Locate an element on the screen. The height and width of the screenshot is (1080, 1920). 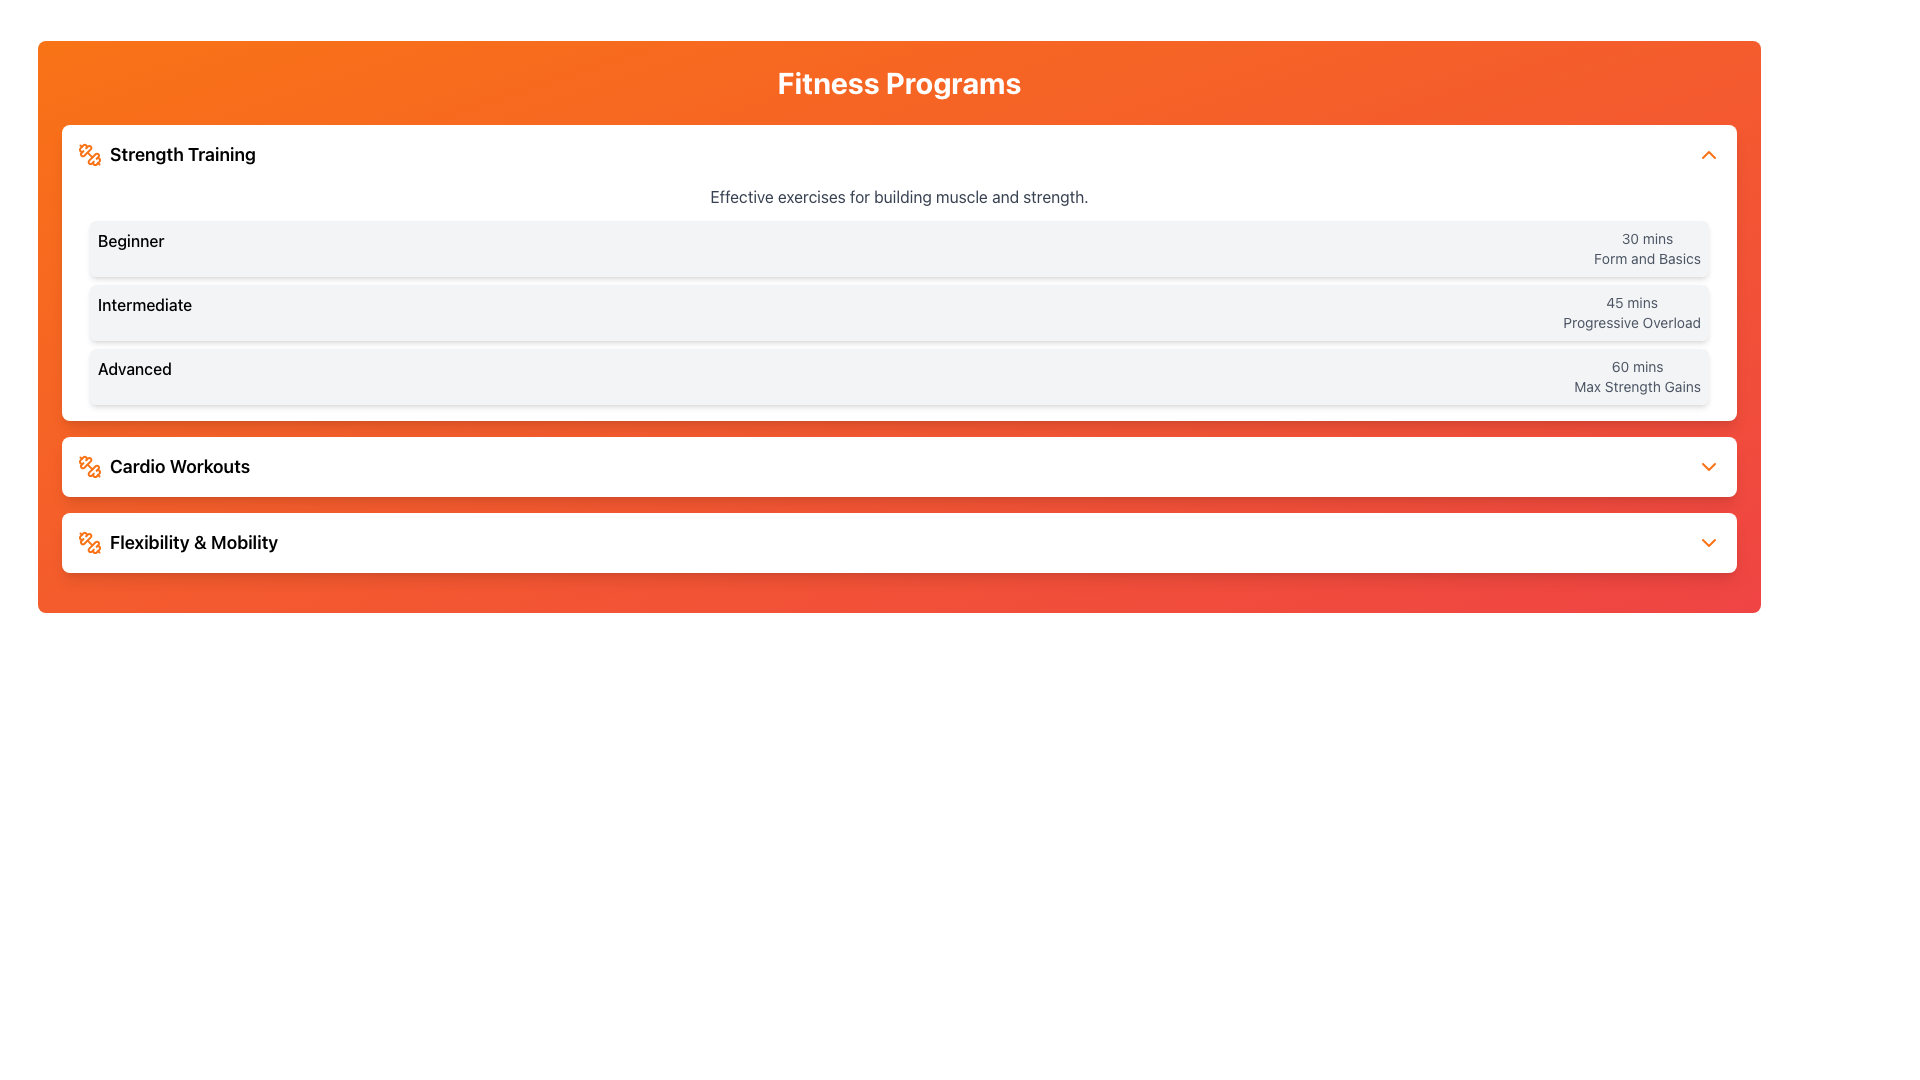
the 'Flexibility & Mobility' text label with icon is located at coordinates (178, 543).